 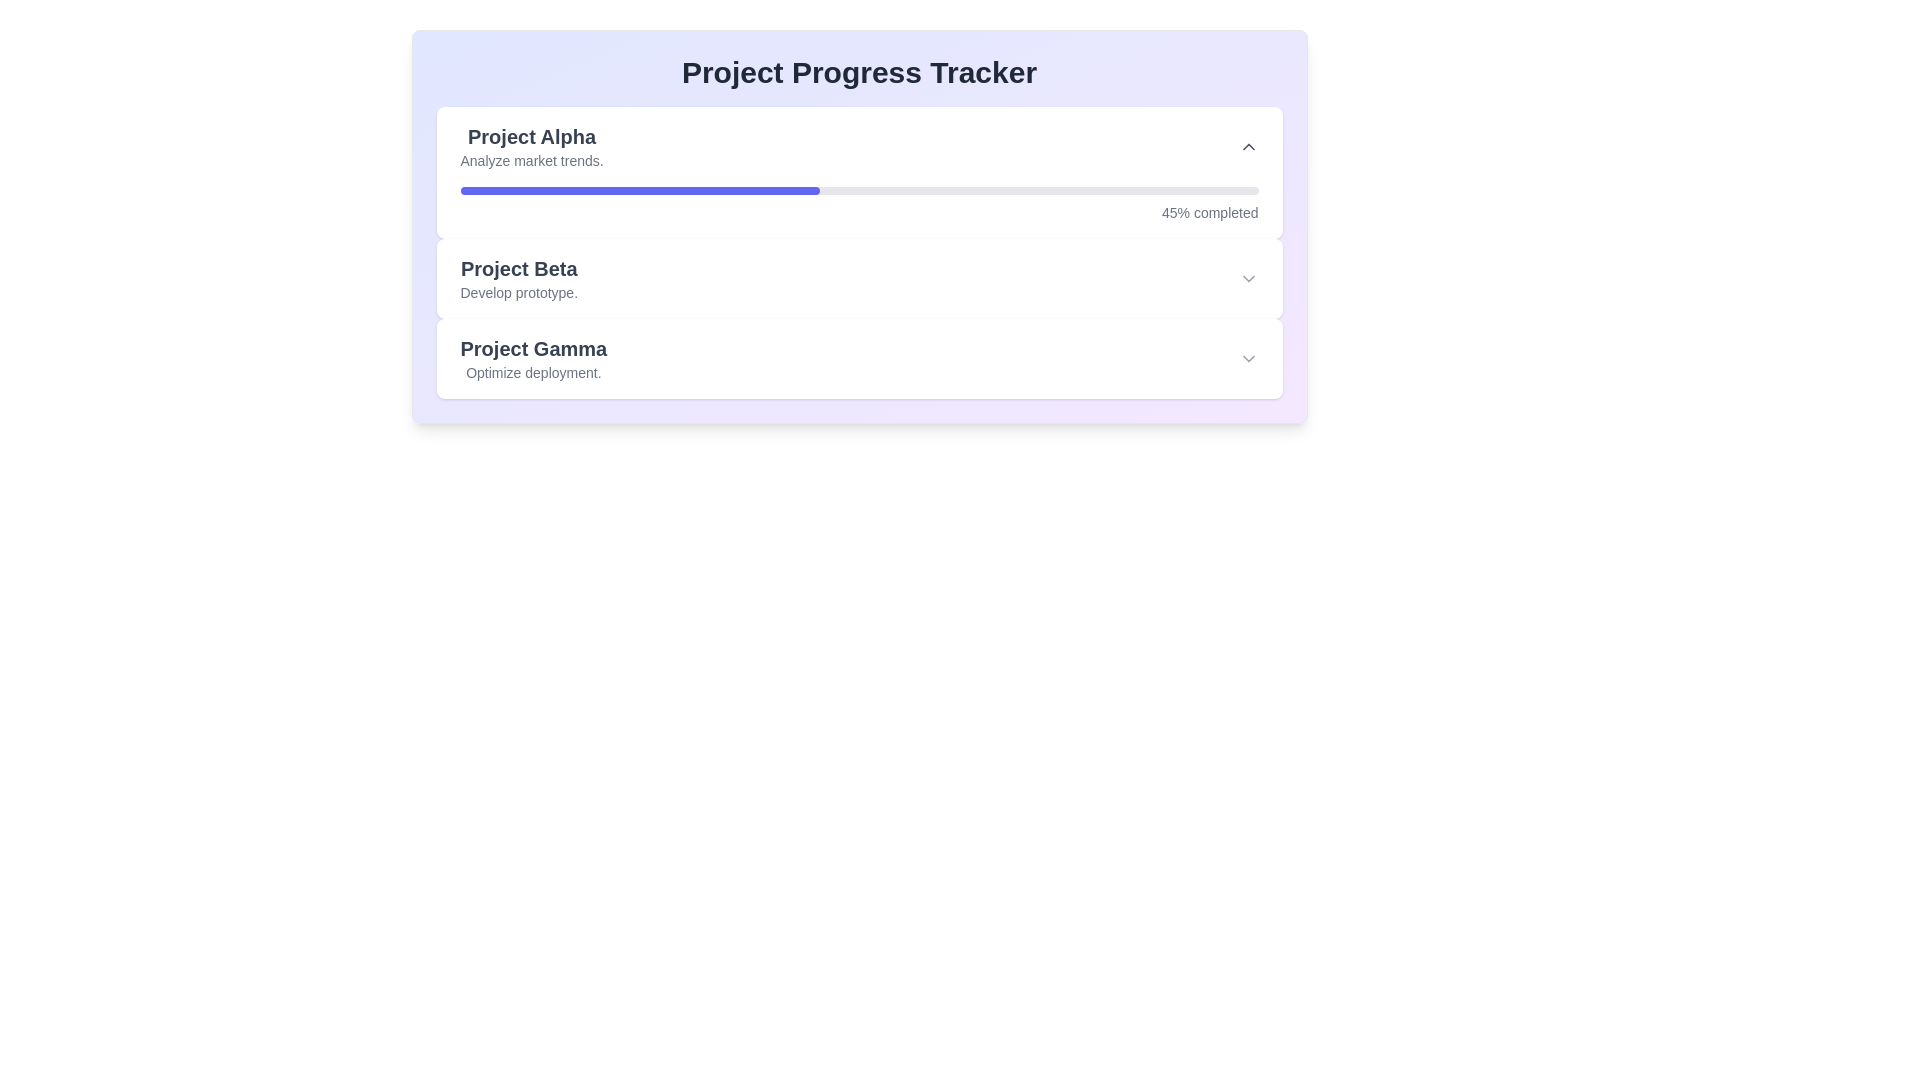 I want to click on the label displaying 'Project Beta' which is the second task in the 'Project Progress Tracker', positioned between 'Project Alpha' and 'Project Gamma', so click(x=519, y=278).